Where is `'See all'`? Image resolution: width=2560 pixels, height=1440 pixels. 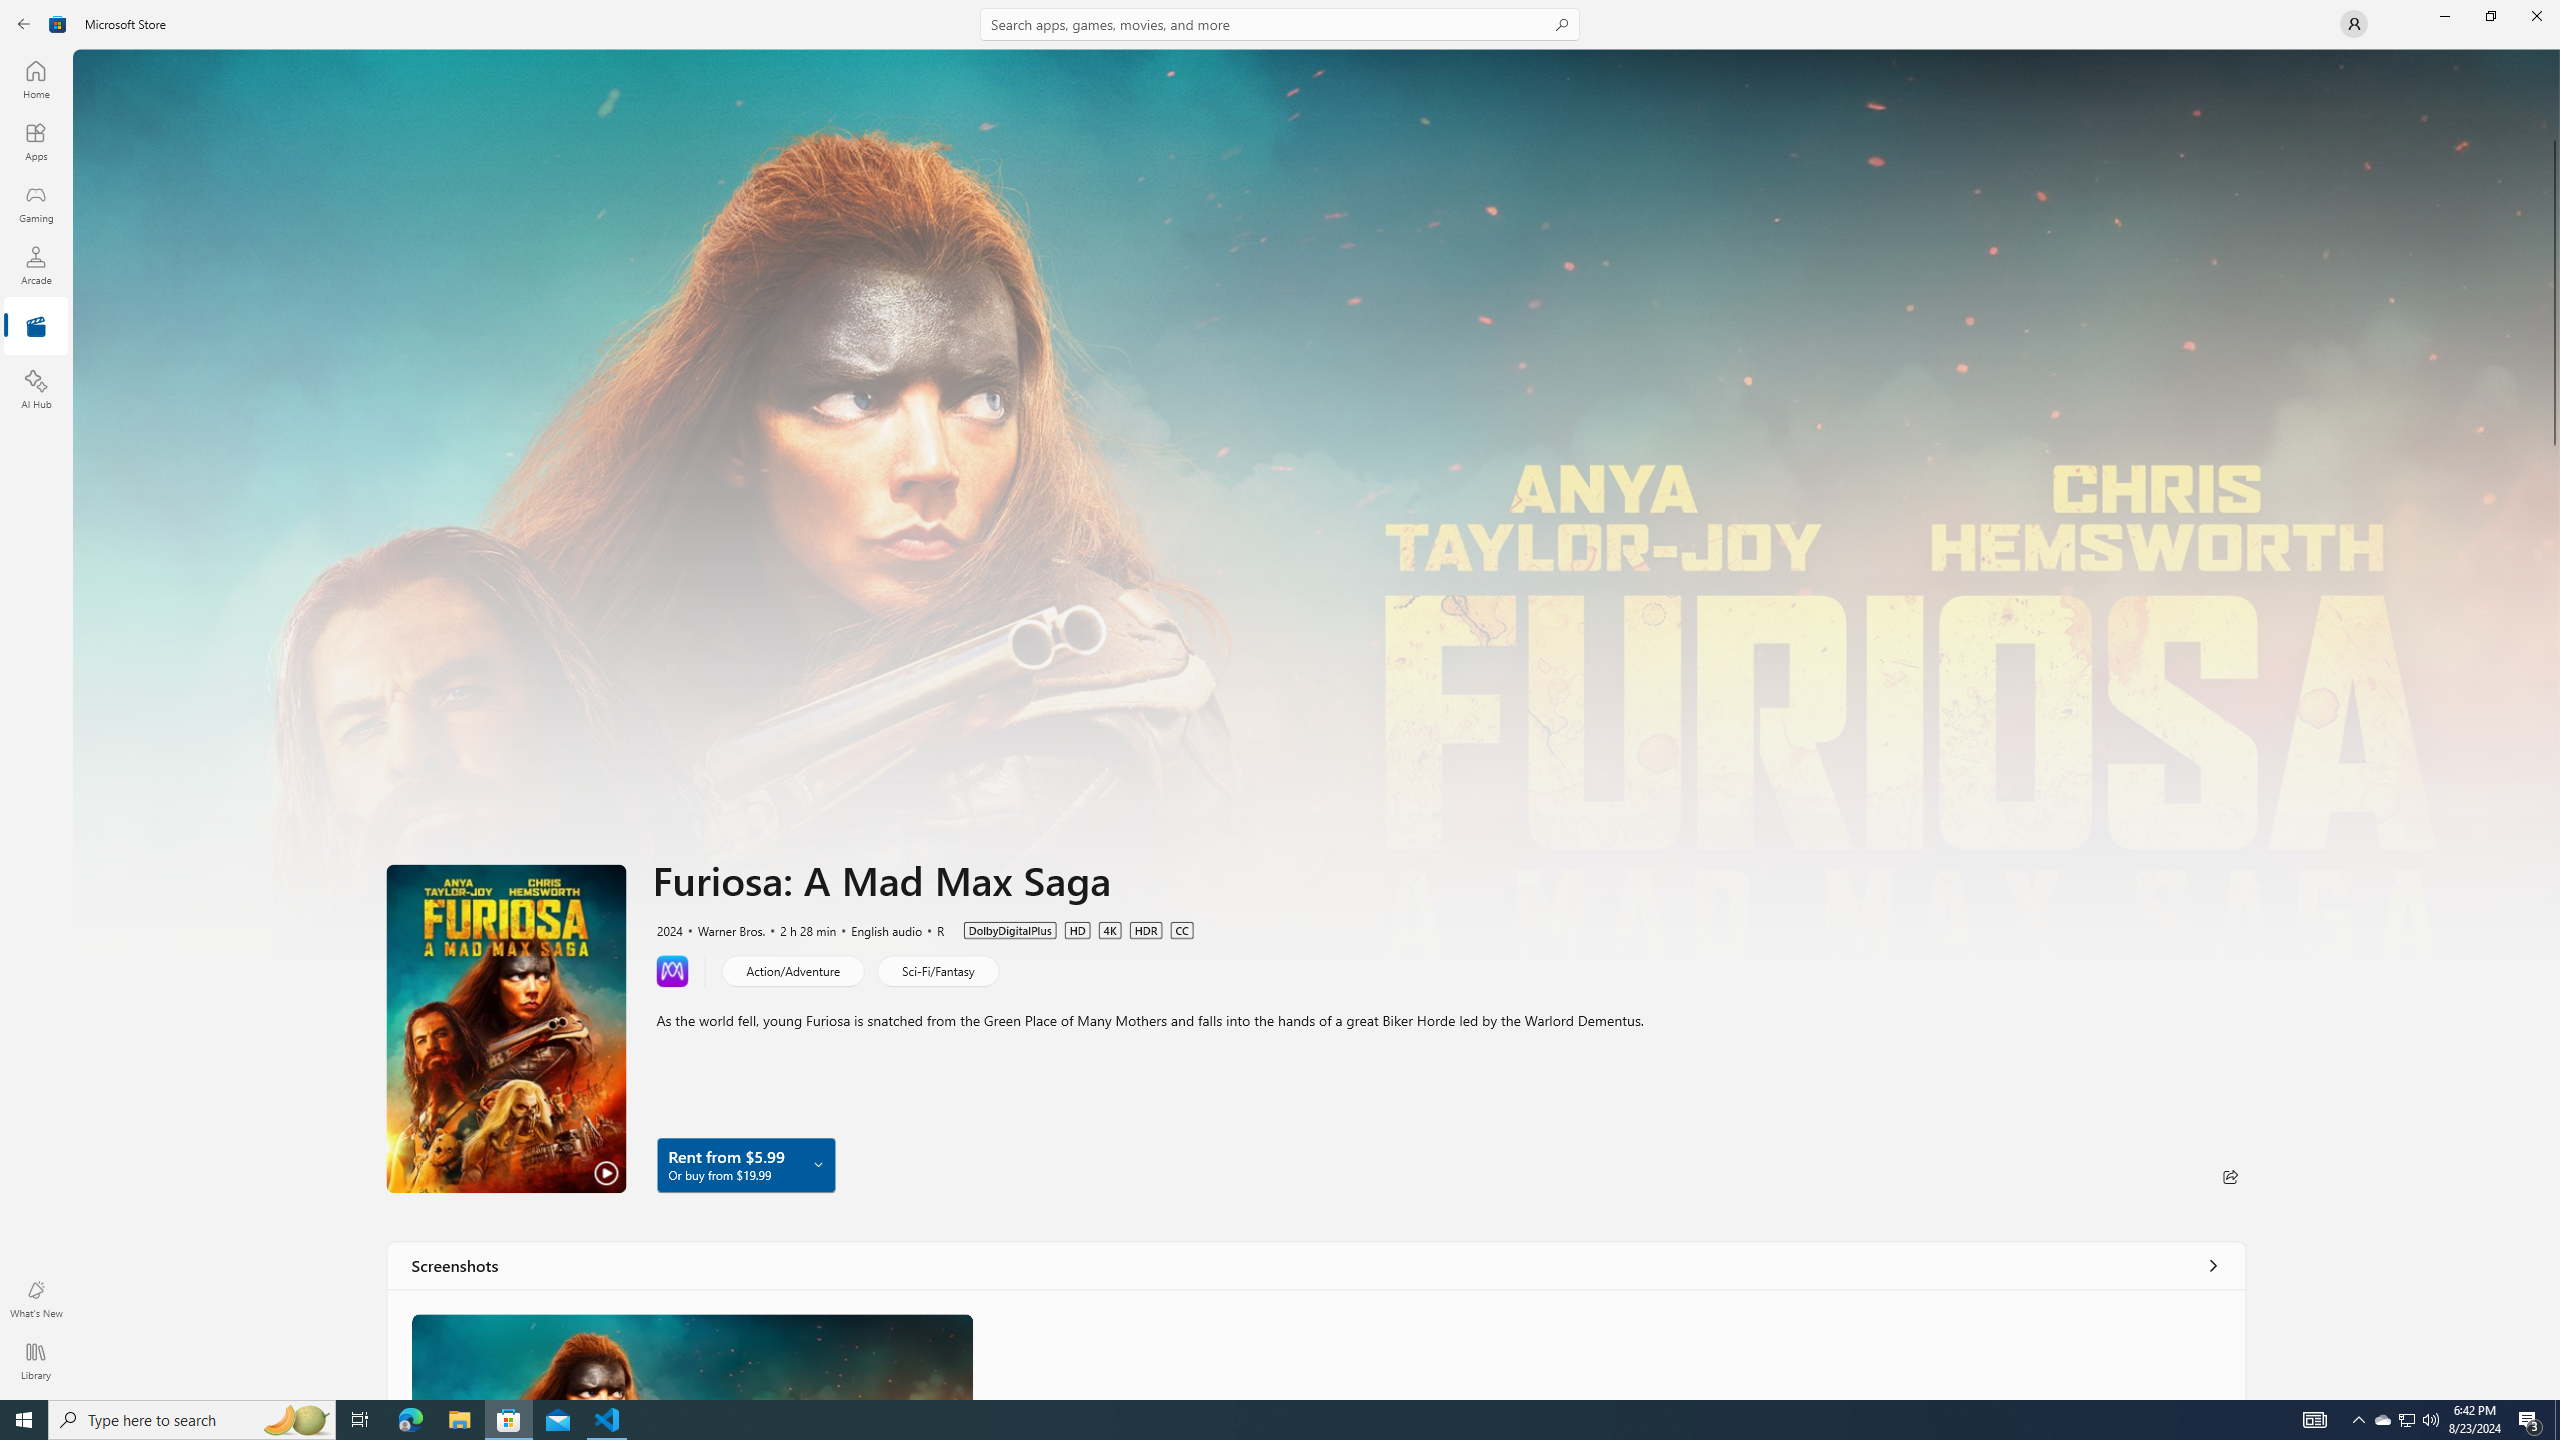
'See all' is located at coordinates (2213, 1264).